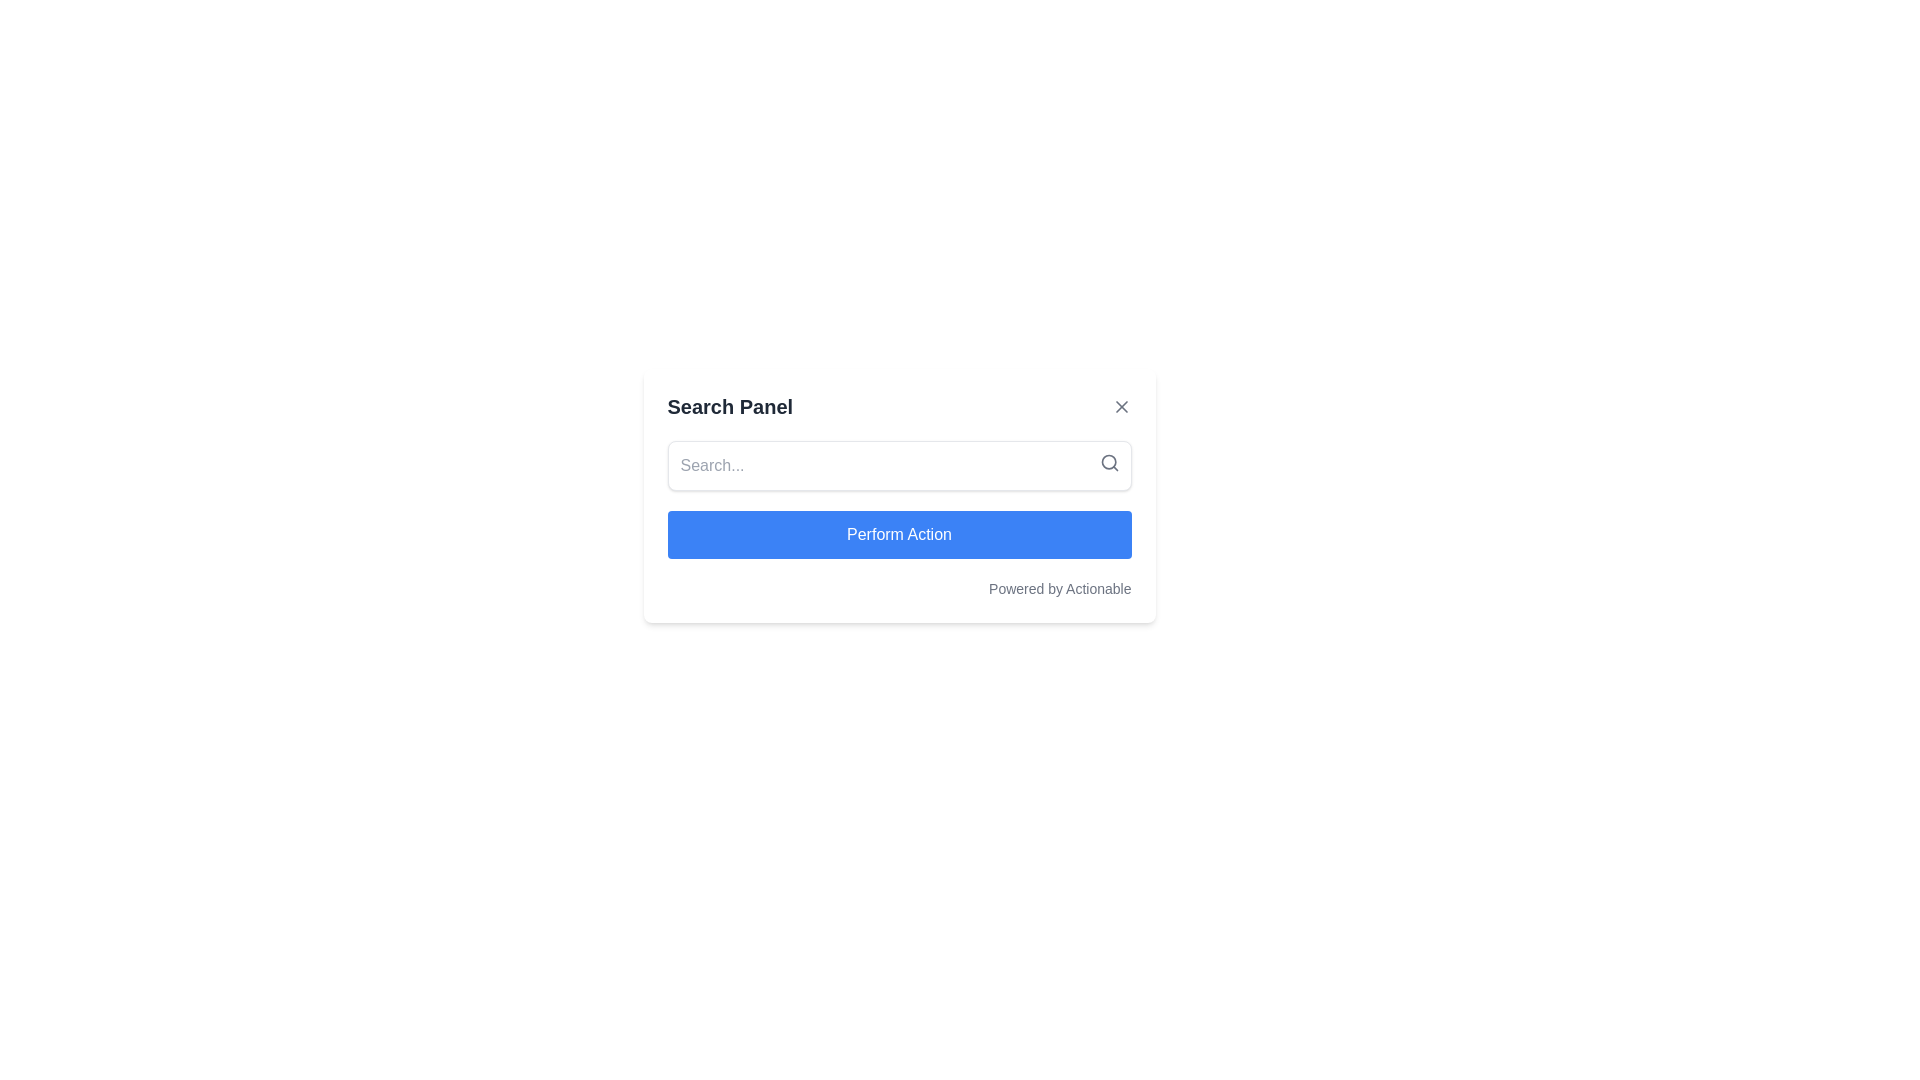 This screenshot has height=1080, width=1920. What do you see at coordinates (1121, 406) in the screenshot?
I see `the 'X' mark button icon in the top-right corner of the 'Search Panel'` at bounding box center [1121, 406].